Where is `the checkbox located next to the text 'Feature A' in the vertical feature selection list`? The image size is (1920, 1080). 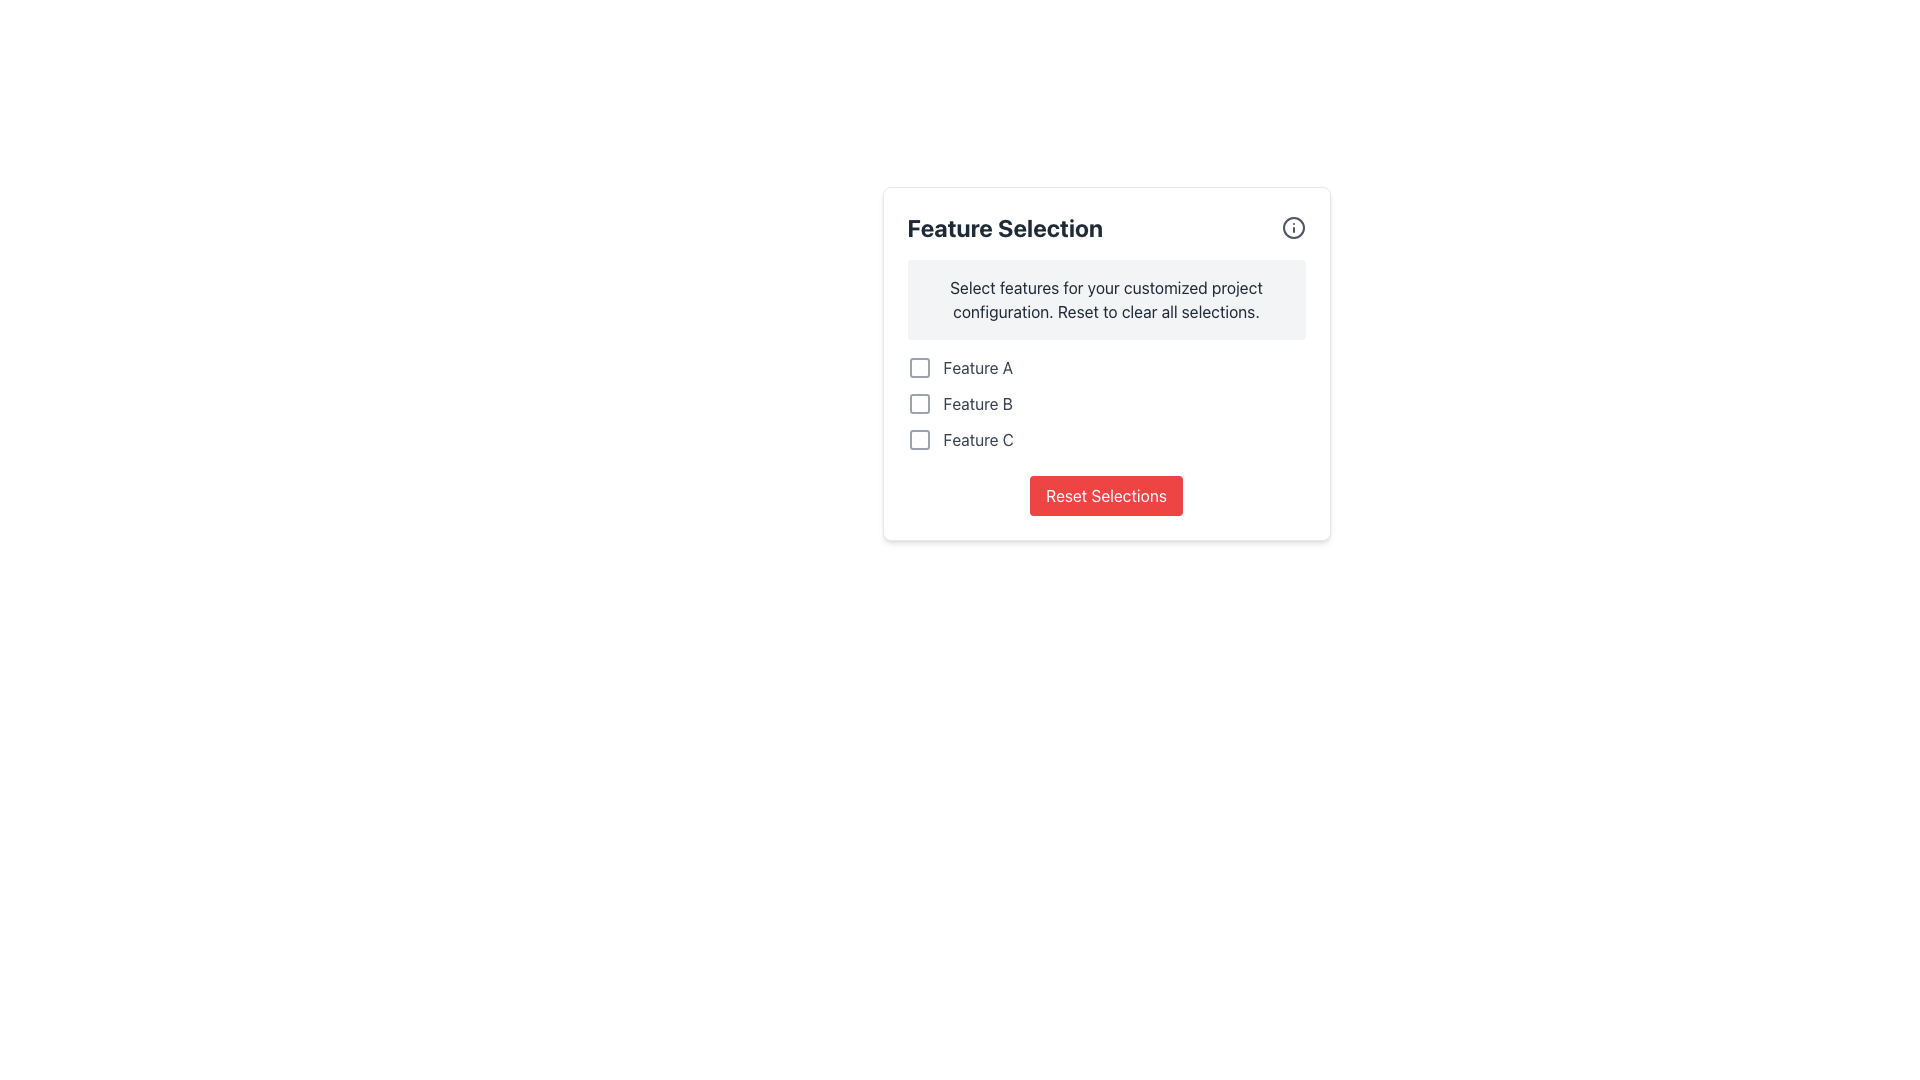 the checkbox located next to the text 'Feature A' in the vertical feature selection list is located at coordinates (918, 367).